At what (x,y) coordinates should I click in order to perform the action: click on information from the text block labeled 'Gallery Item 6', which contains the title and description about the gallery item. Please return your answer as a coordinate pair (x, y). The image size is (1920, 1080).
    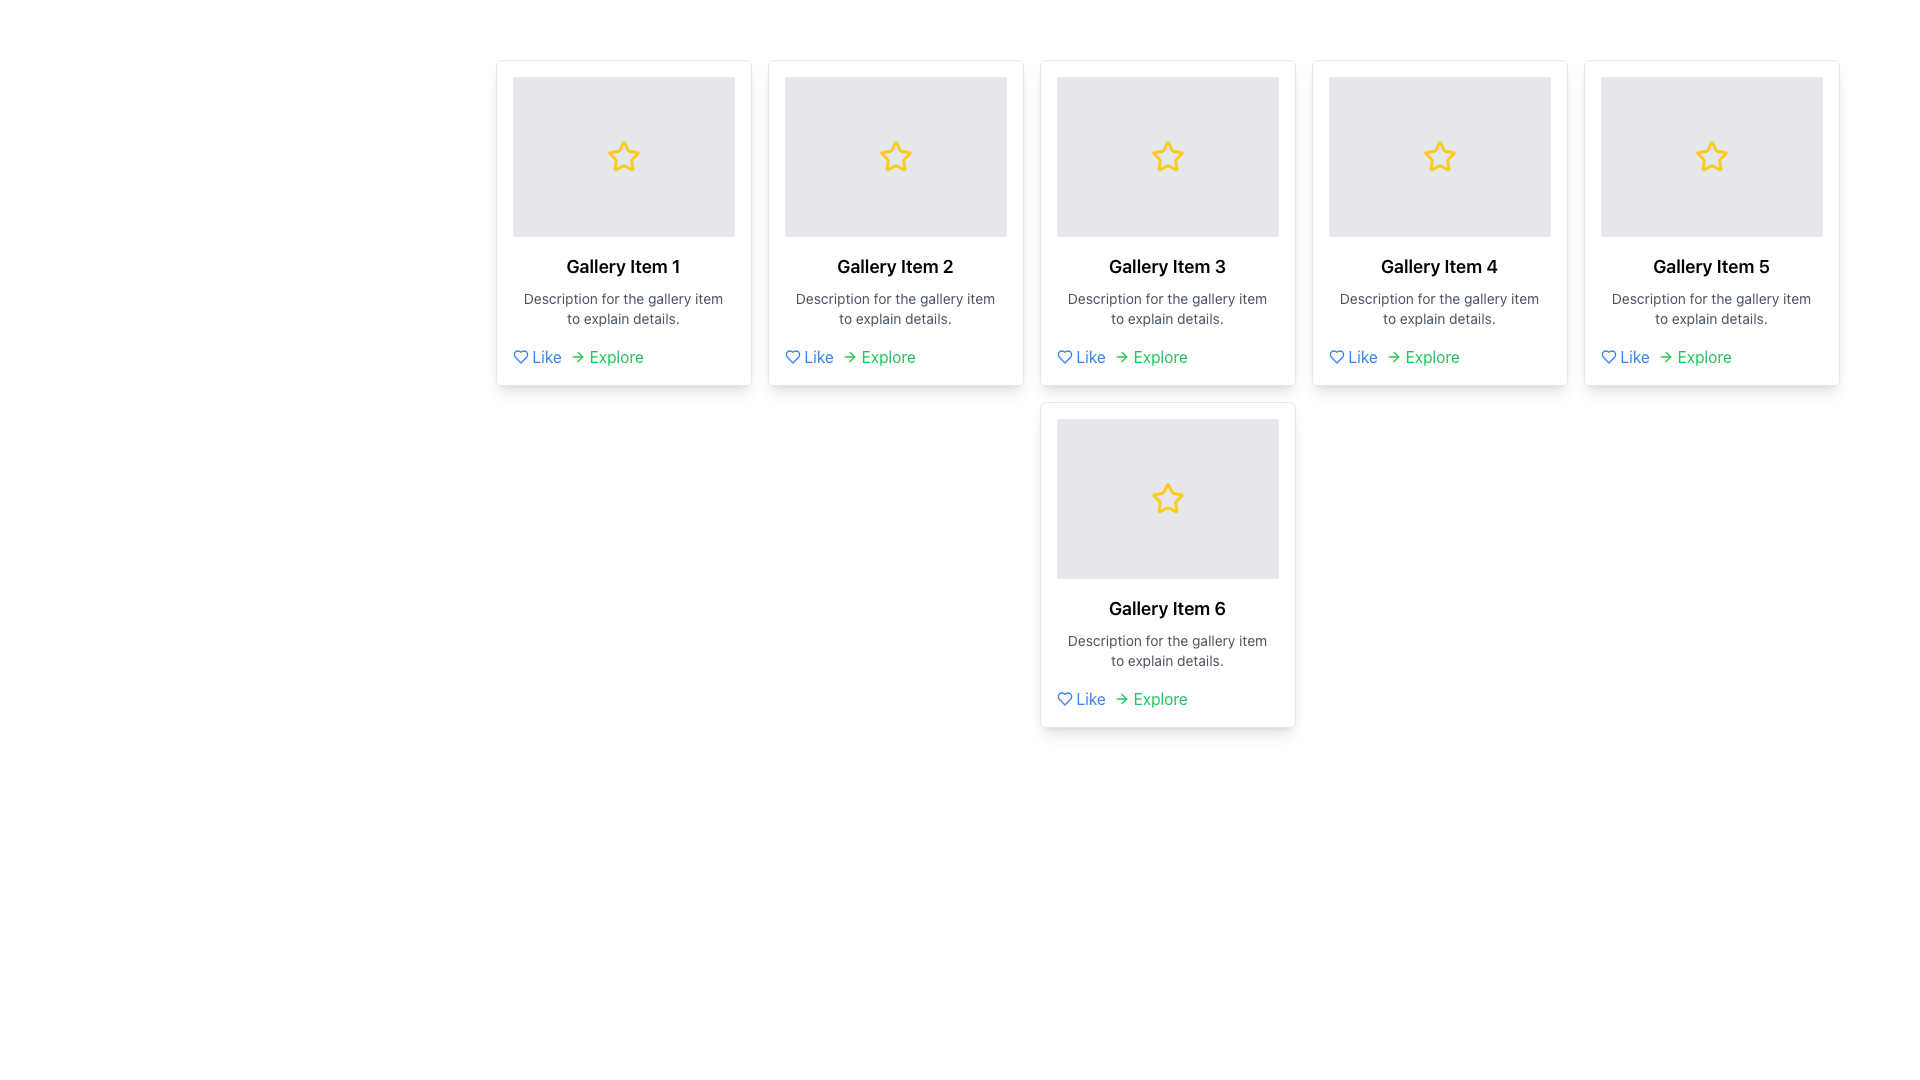
    Looking at the image, I should click on (1167, 632).